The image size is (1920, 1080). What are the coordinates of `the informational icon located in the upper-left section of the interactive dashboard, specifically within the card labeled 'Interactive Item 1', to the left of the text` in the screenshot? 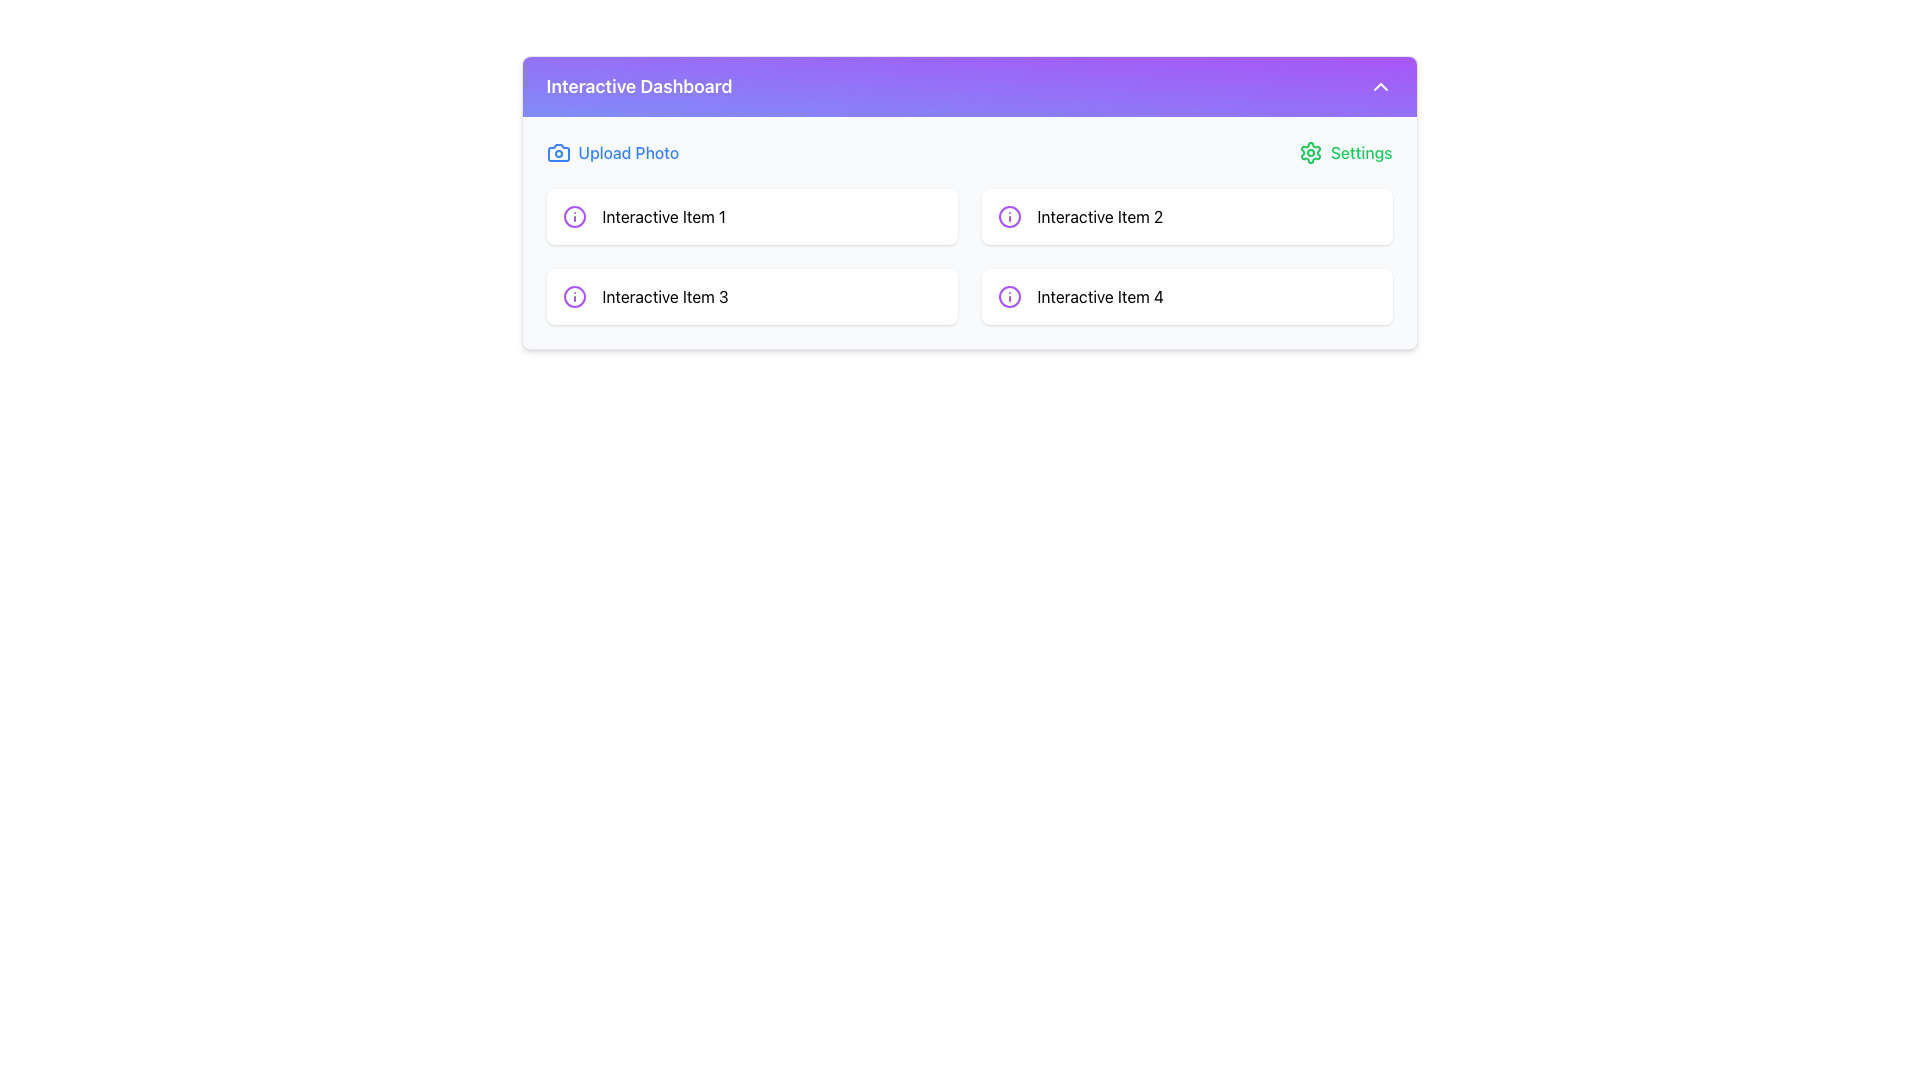 It's located at (573, 216).